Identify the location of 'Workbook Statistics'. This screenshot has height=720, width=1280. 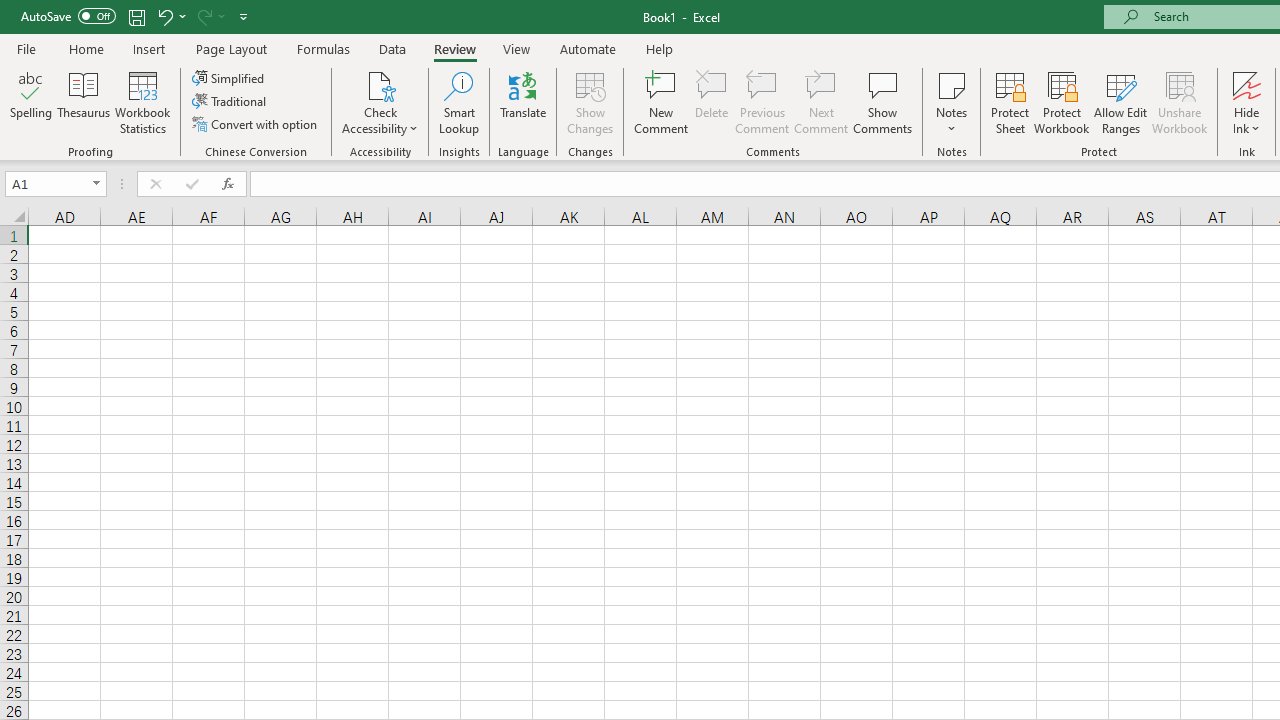
(141, 103).